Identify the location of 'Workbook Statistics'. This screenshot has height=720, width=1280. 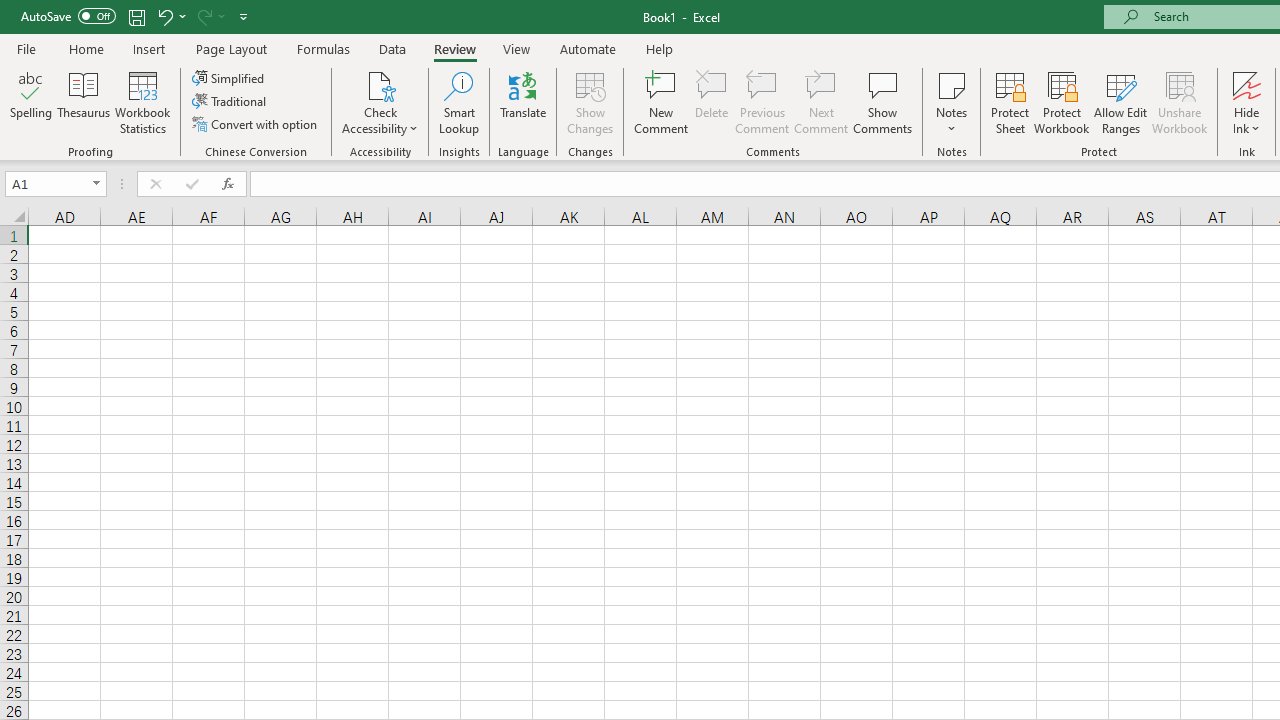
(141, 103).